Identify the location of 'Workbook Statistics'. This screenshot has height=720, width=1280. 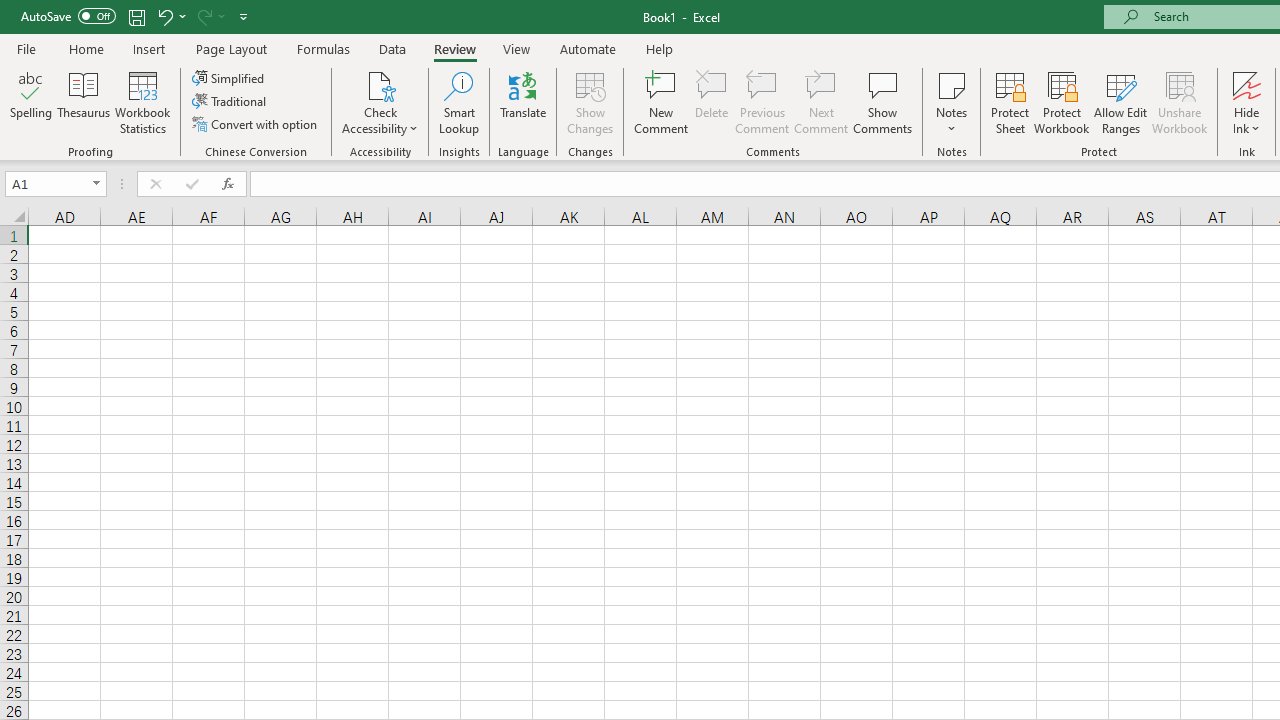
(141, 103).